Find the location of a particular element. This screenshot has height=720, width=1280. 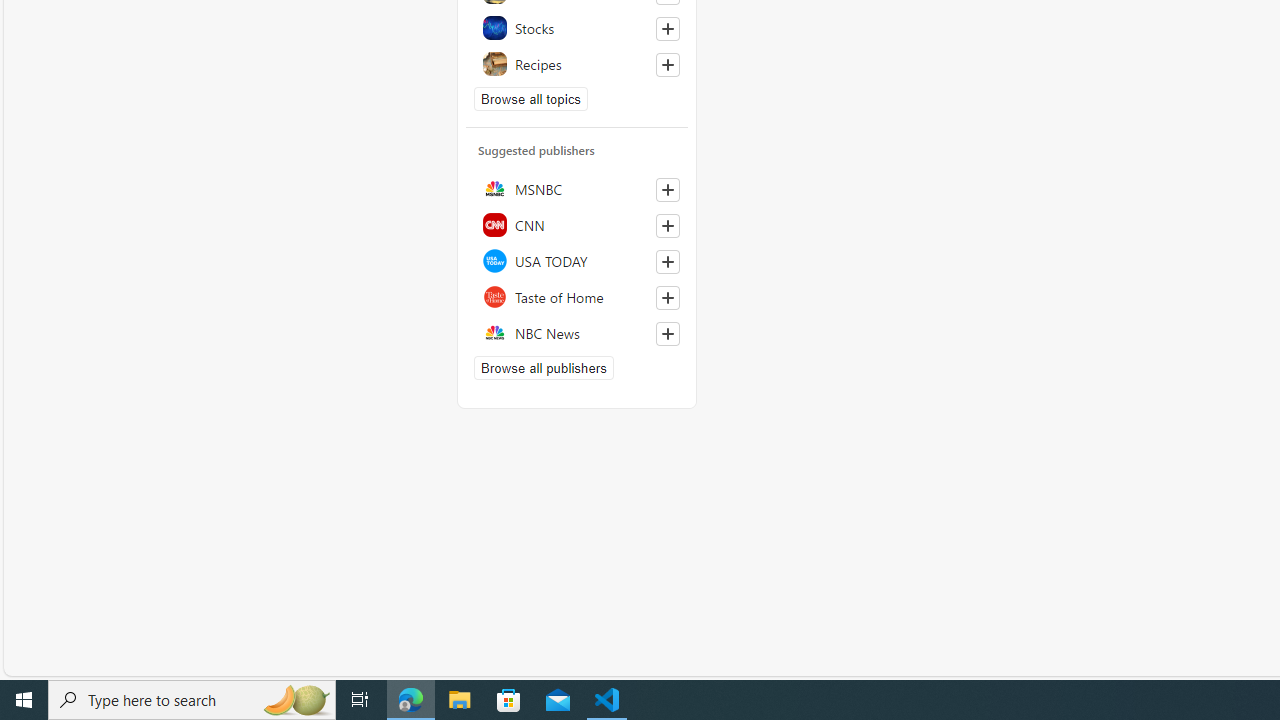

'Follow this topic' is located at coordinates (668, 64).